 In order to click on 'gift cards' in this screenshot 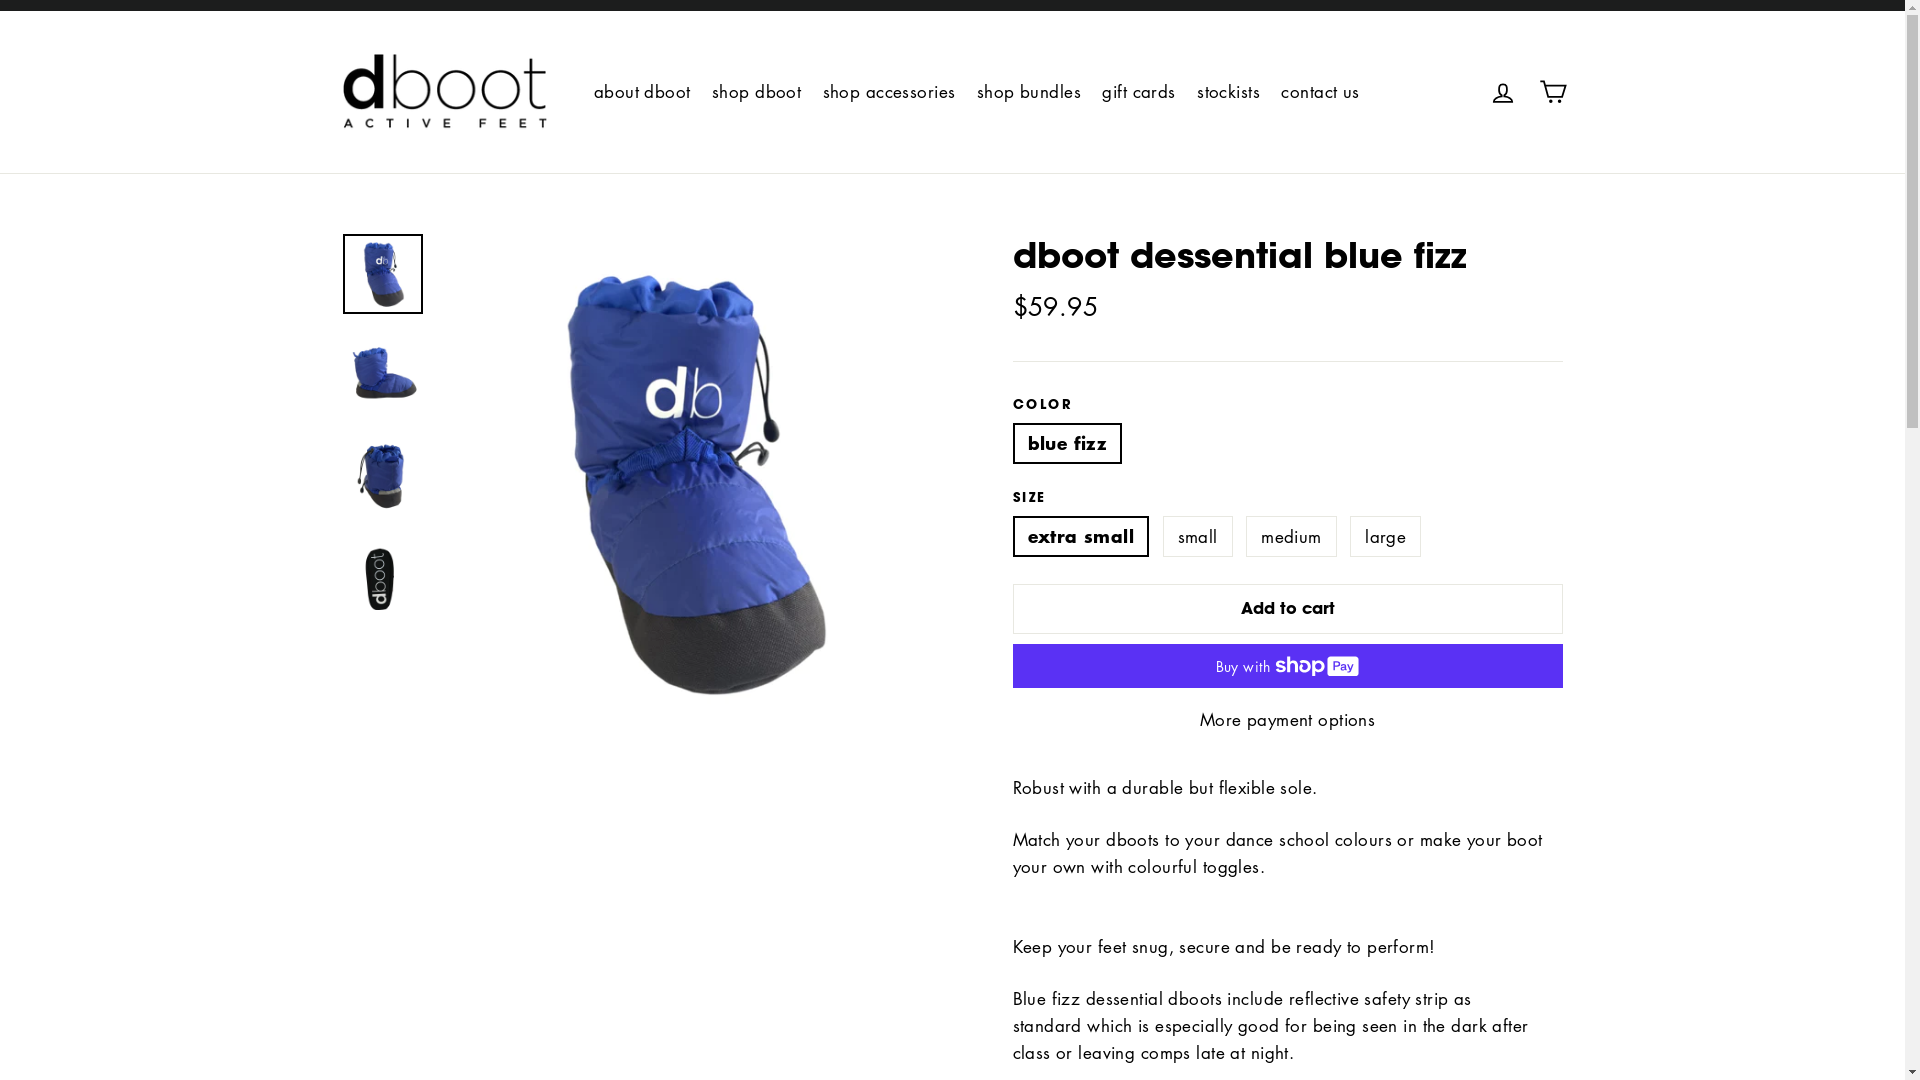, I will do `click(1138, 92)`.